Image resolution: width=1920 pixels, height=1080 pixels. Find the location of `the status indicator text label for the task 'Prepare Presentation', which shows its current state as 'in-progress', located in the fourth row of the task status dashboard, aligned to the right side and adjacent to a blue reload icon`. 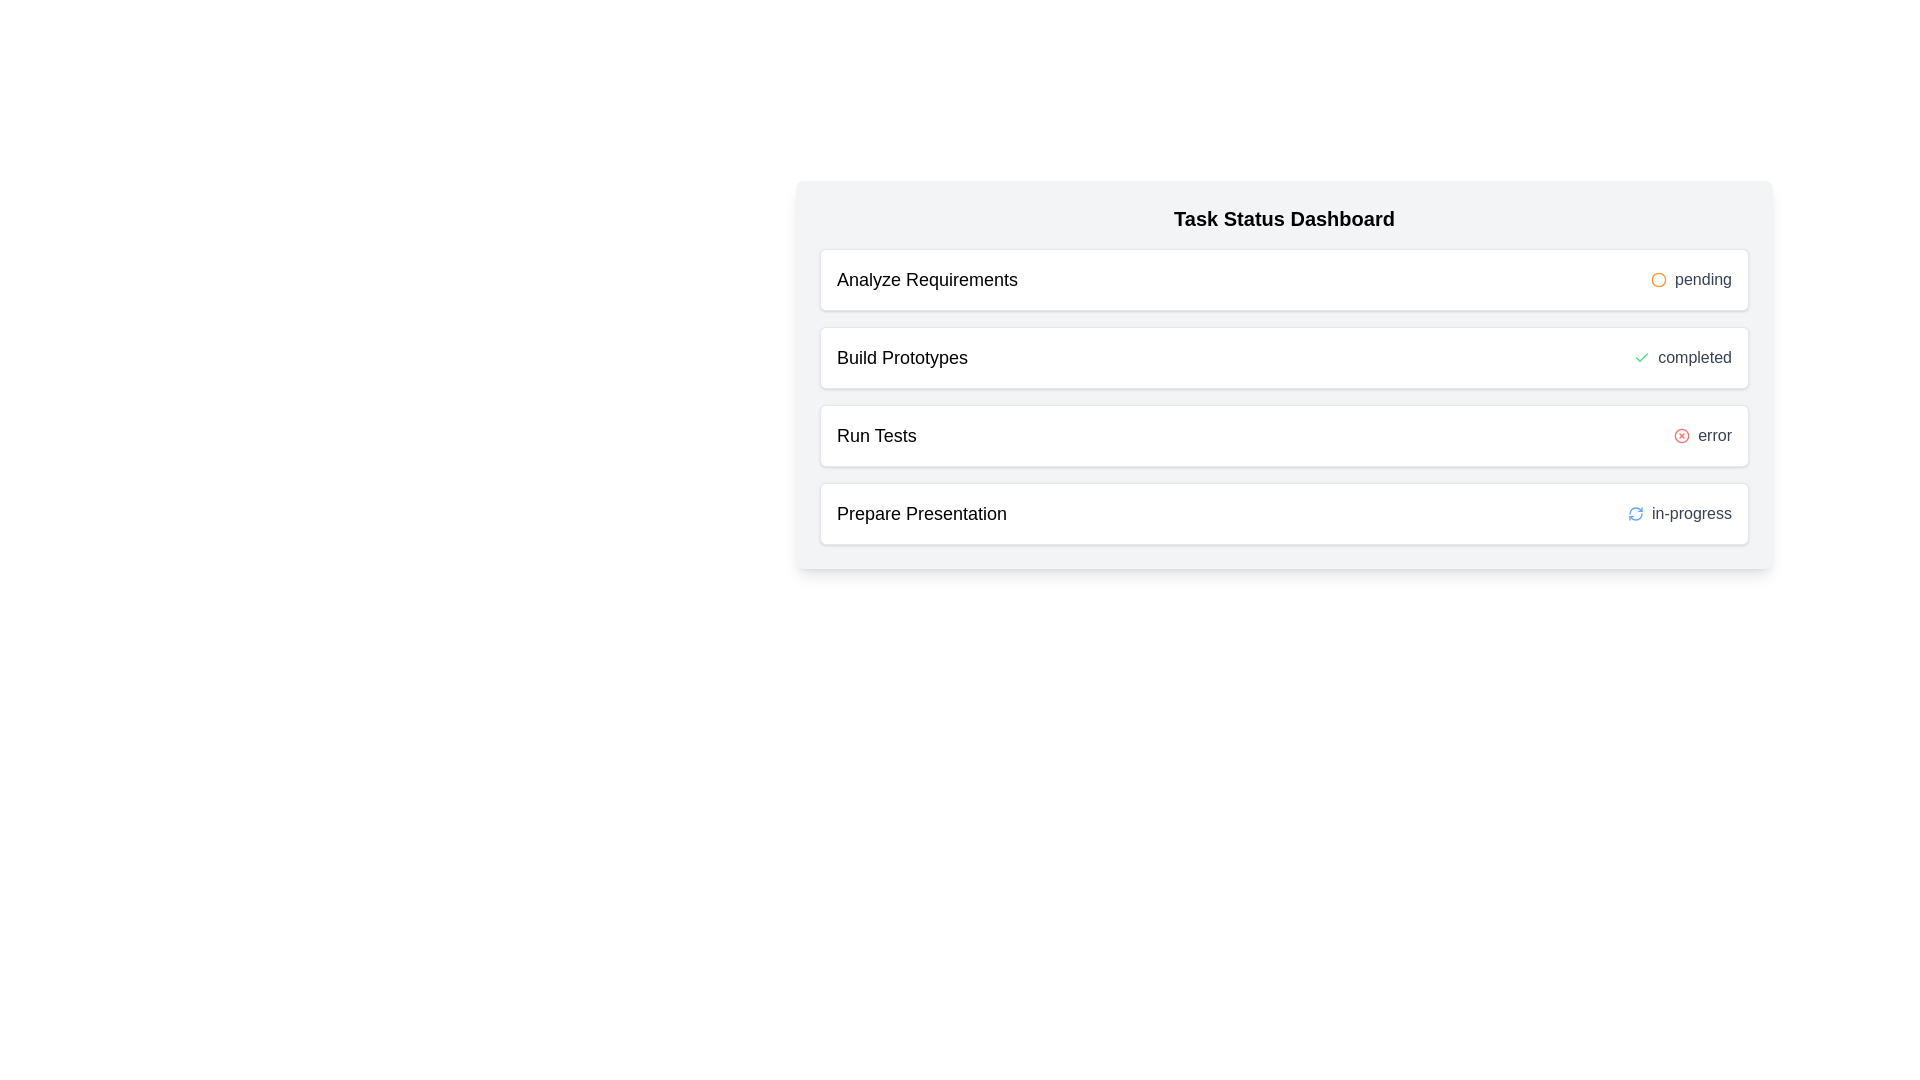

the status indicator text label for the task 'Prepare Presentation', which shows its current state as 'in-progress', located in the fourth row of the task status dashboard, aligned to the right side and adjacent to a blue reload icon is located at coordinates (1690, 512).